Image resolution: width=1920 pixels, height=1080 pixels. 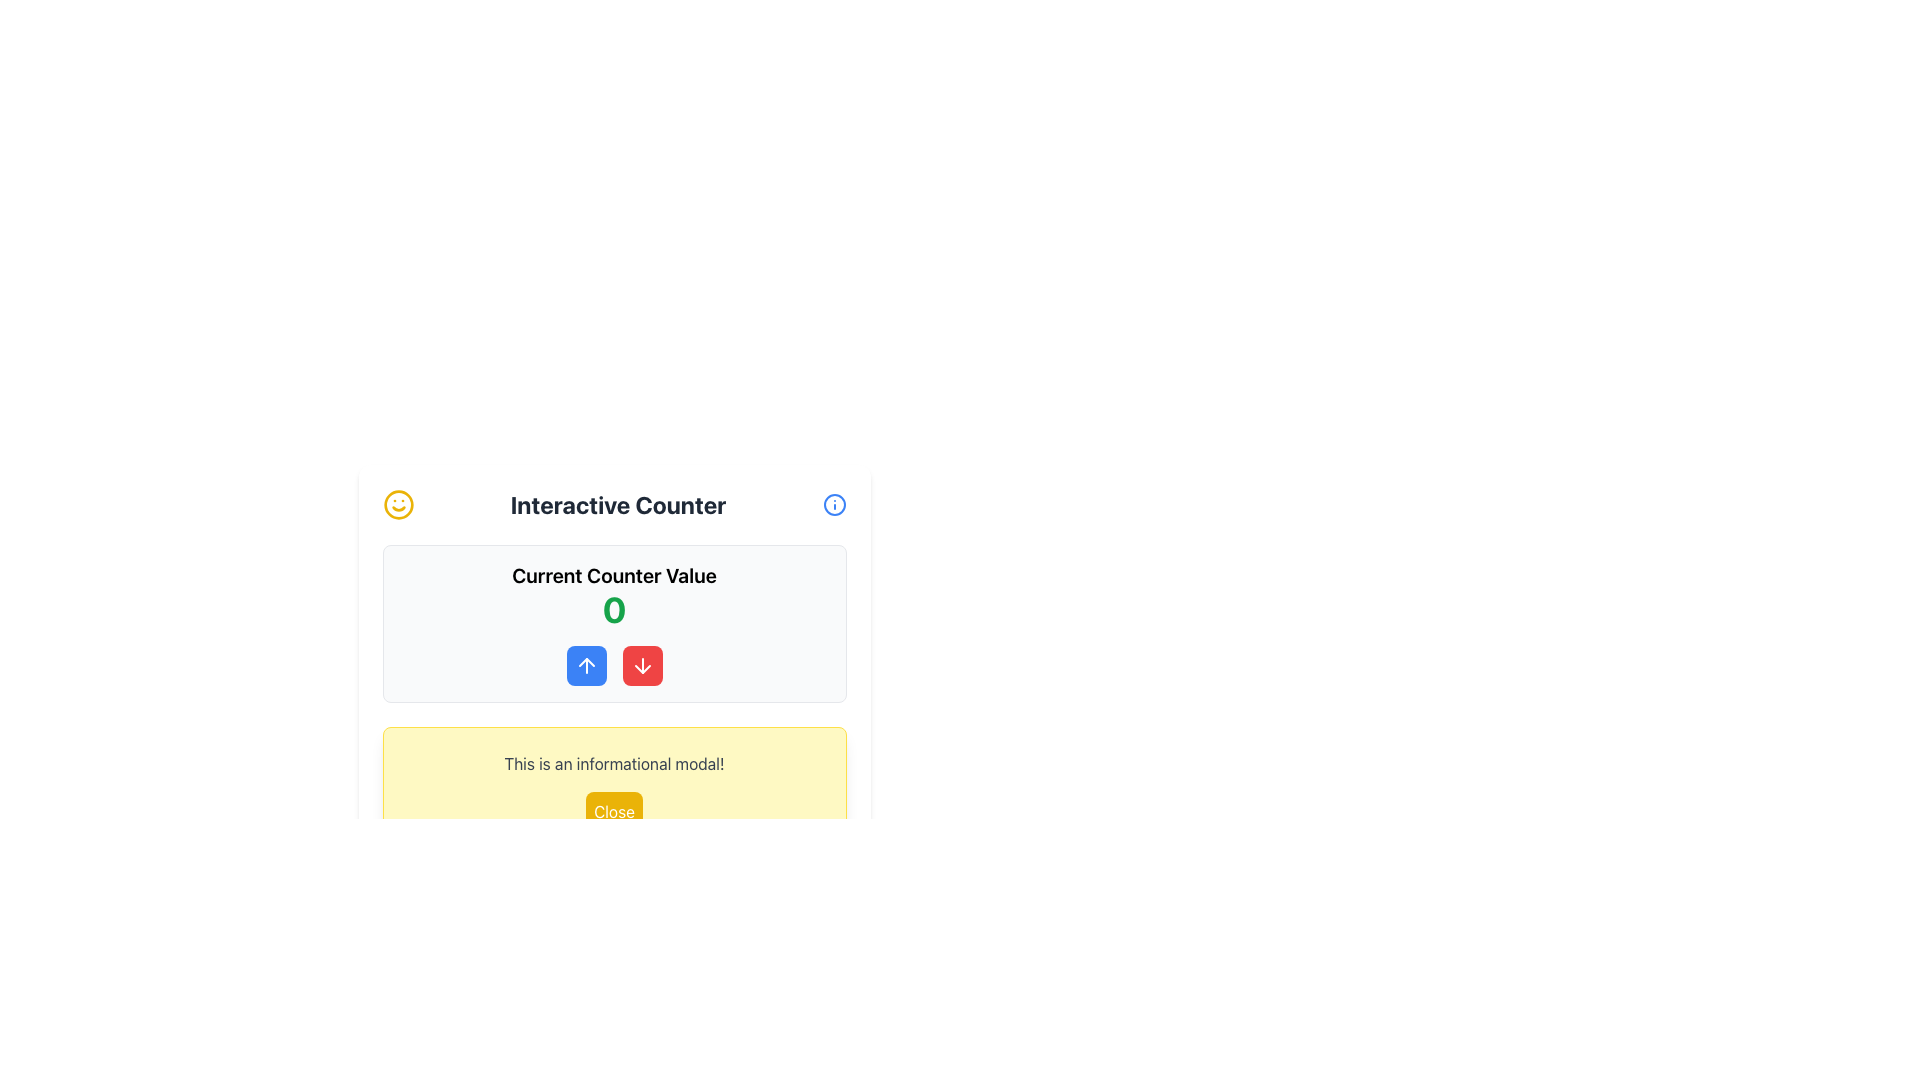 What do you see at coordinates (613, 608) in the screenshot?
I see `the bold green numeral '0' text label, which is located within a white box, positioned below the 'Current Counter Value' text and above two buttons in the 'Interactive Counter' section` at bounding box center [613, 608].